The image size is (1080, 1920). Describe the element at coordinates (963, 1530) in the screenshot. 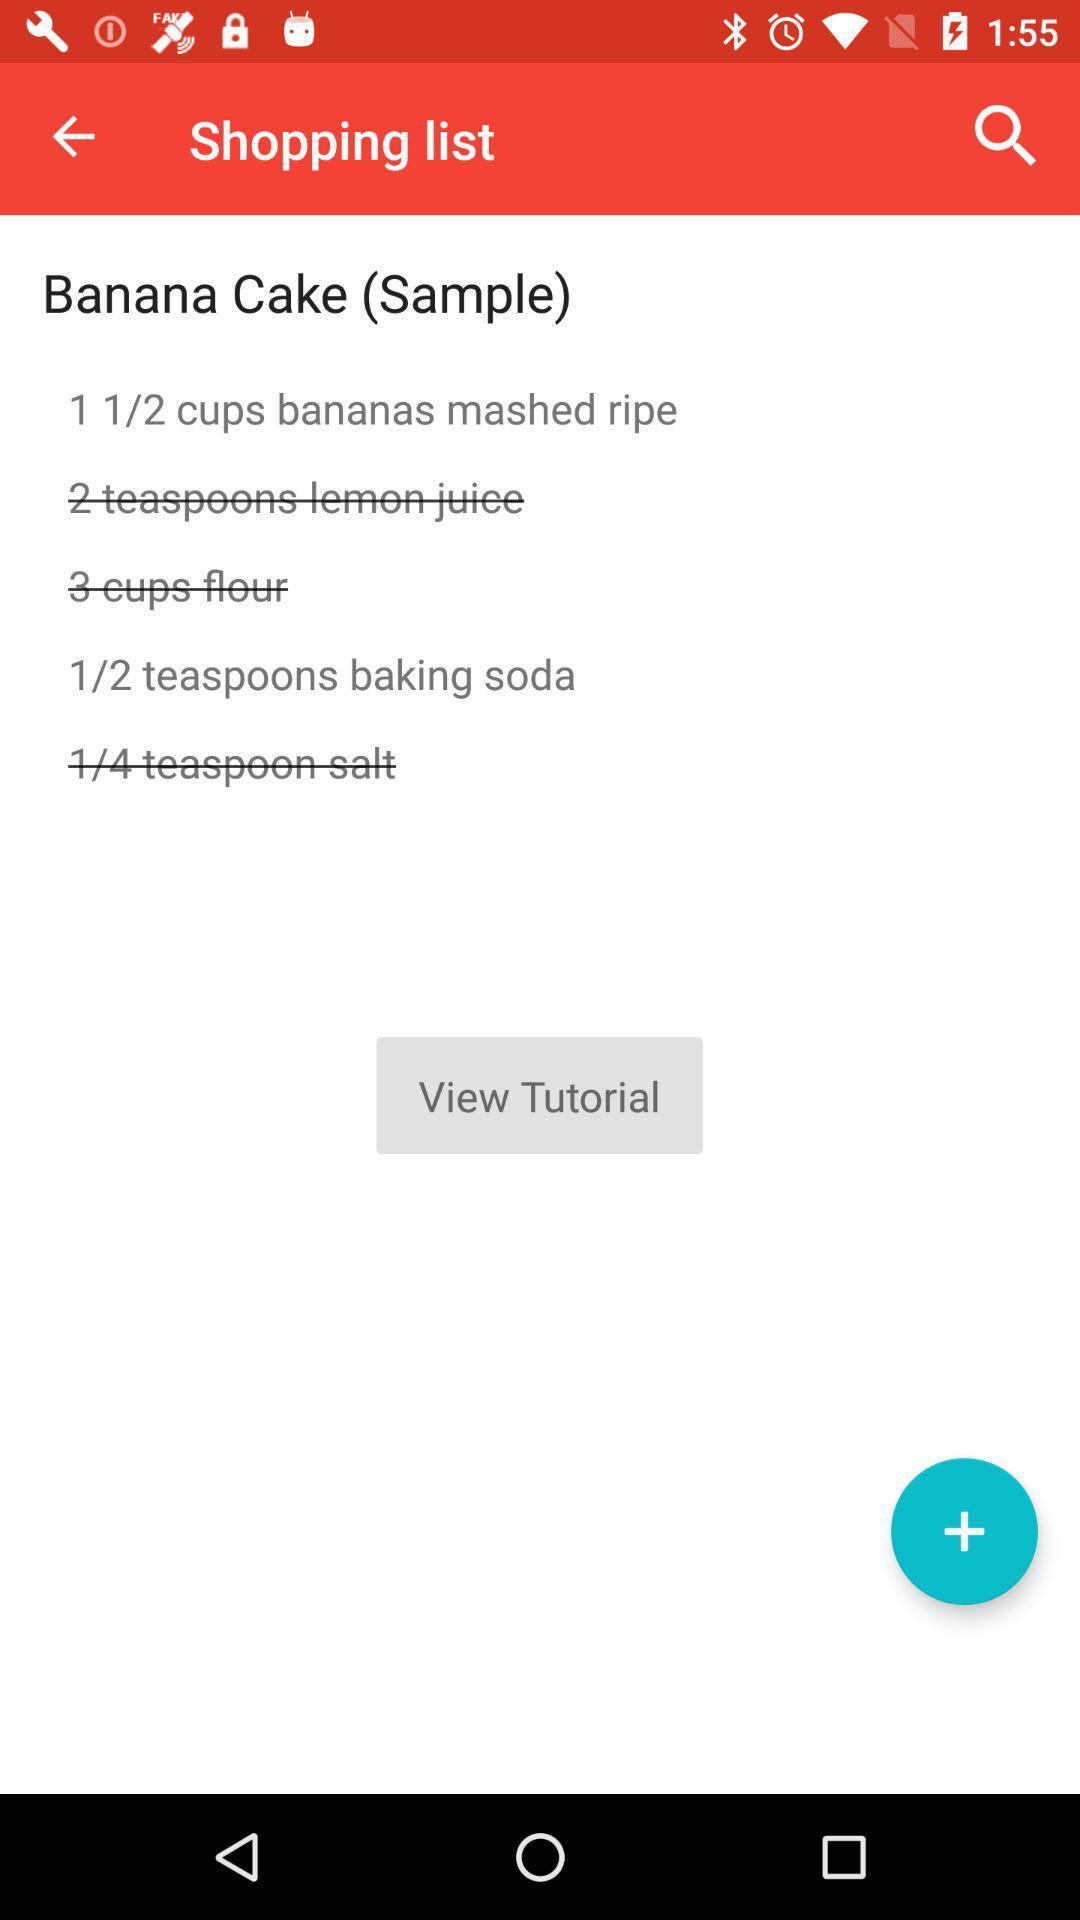

I see `the add icon` at that location.